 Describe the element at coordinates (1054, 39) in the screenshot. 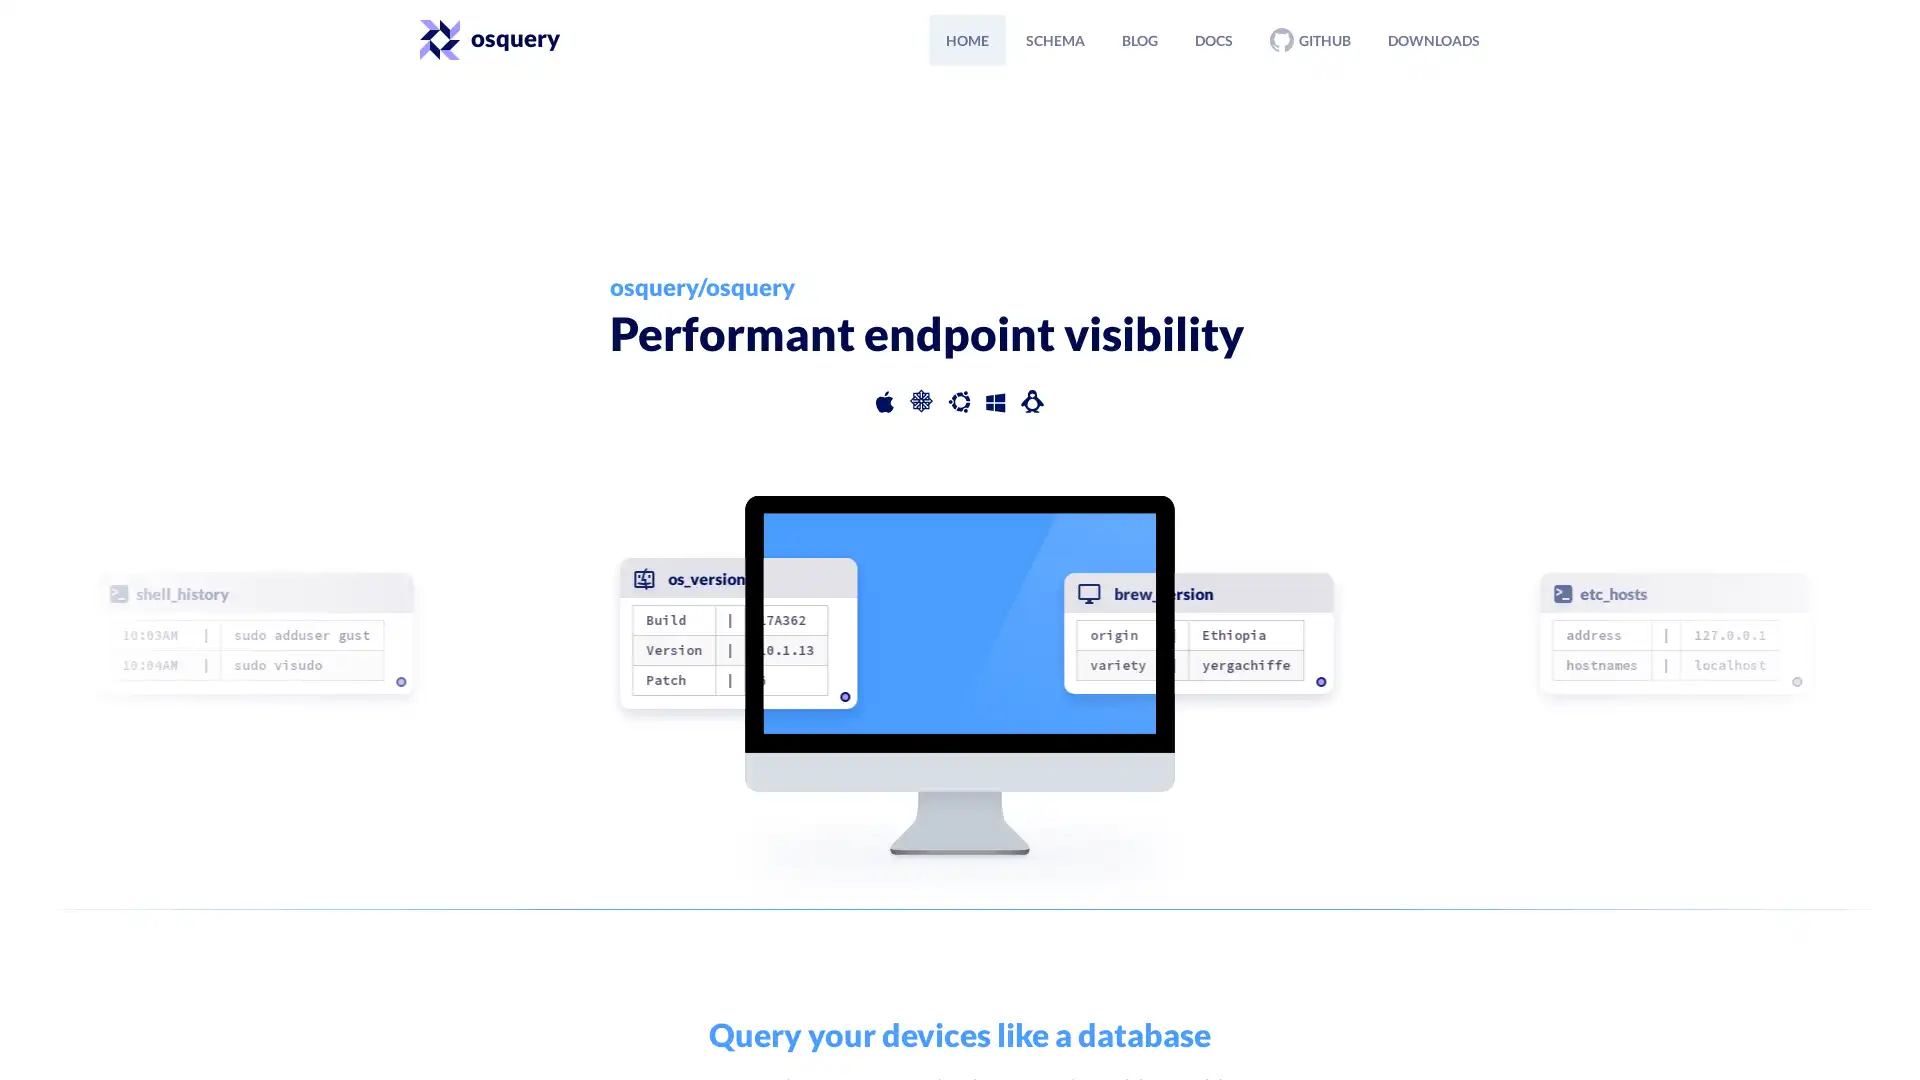

I see `SCHEMA` at that location.